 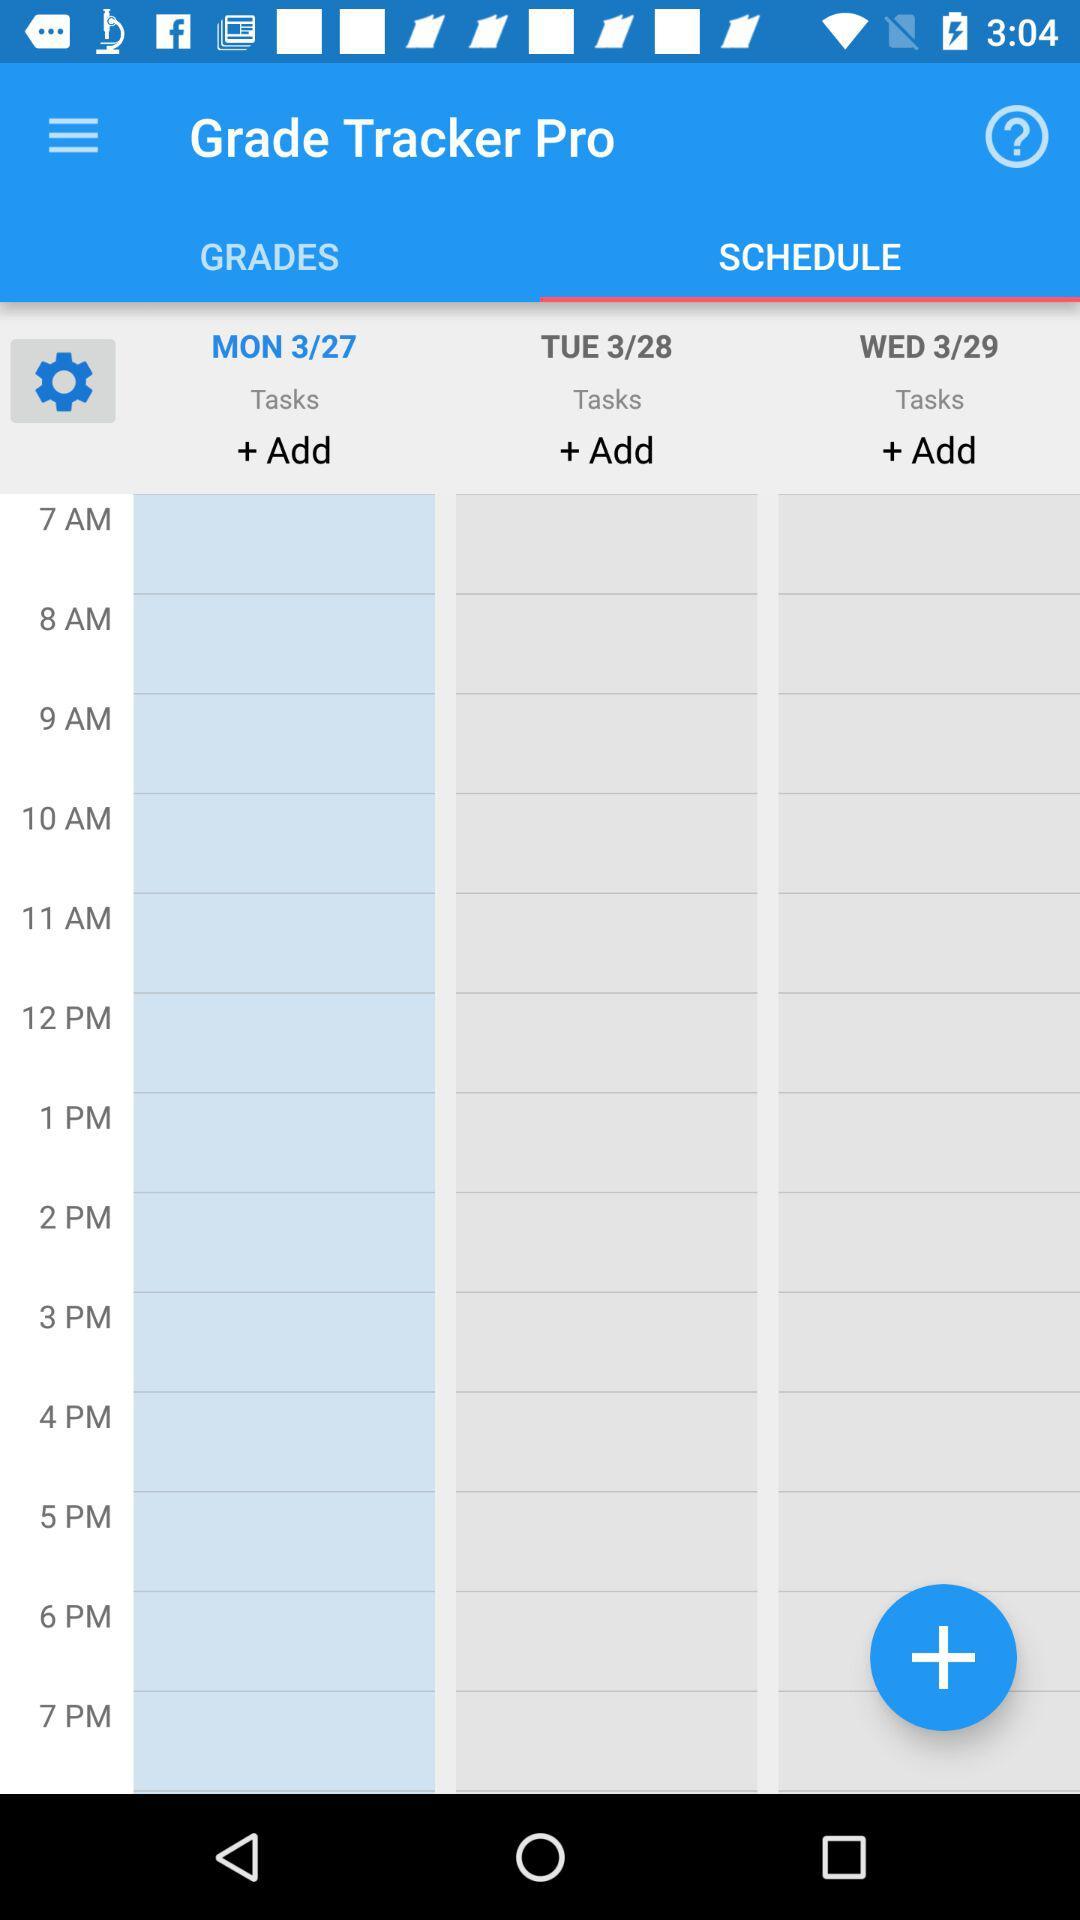 I want to click on the settings icon, so click(x=61, y=380).